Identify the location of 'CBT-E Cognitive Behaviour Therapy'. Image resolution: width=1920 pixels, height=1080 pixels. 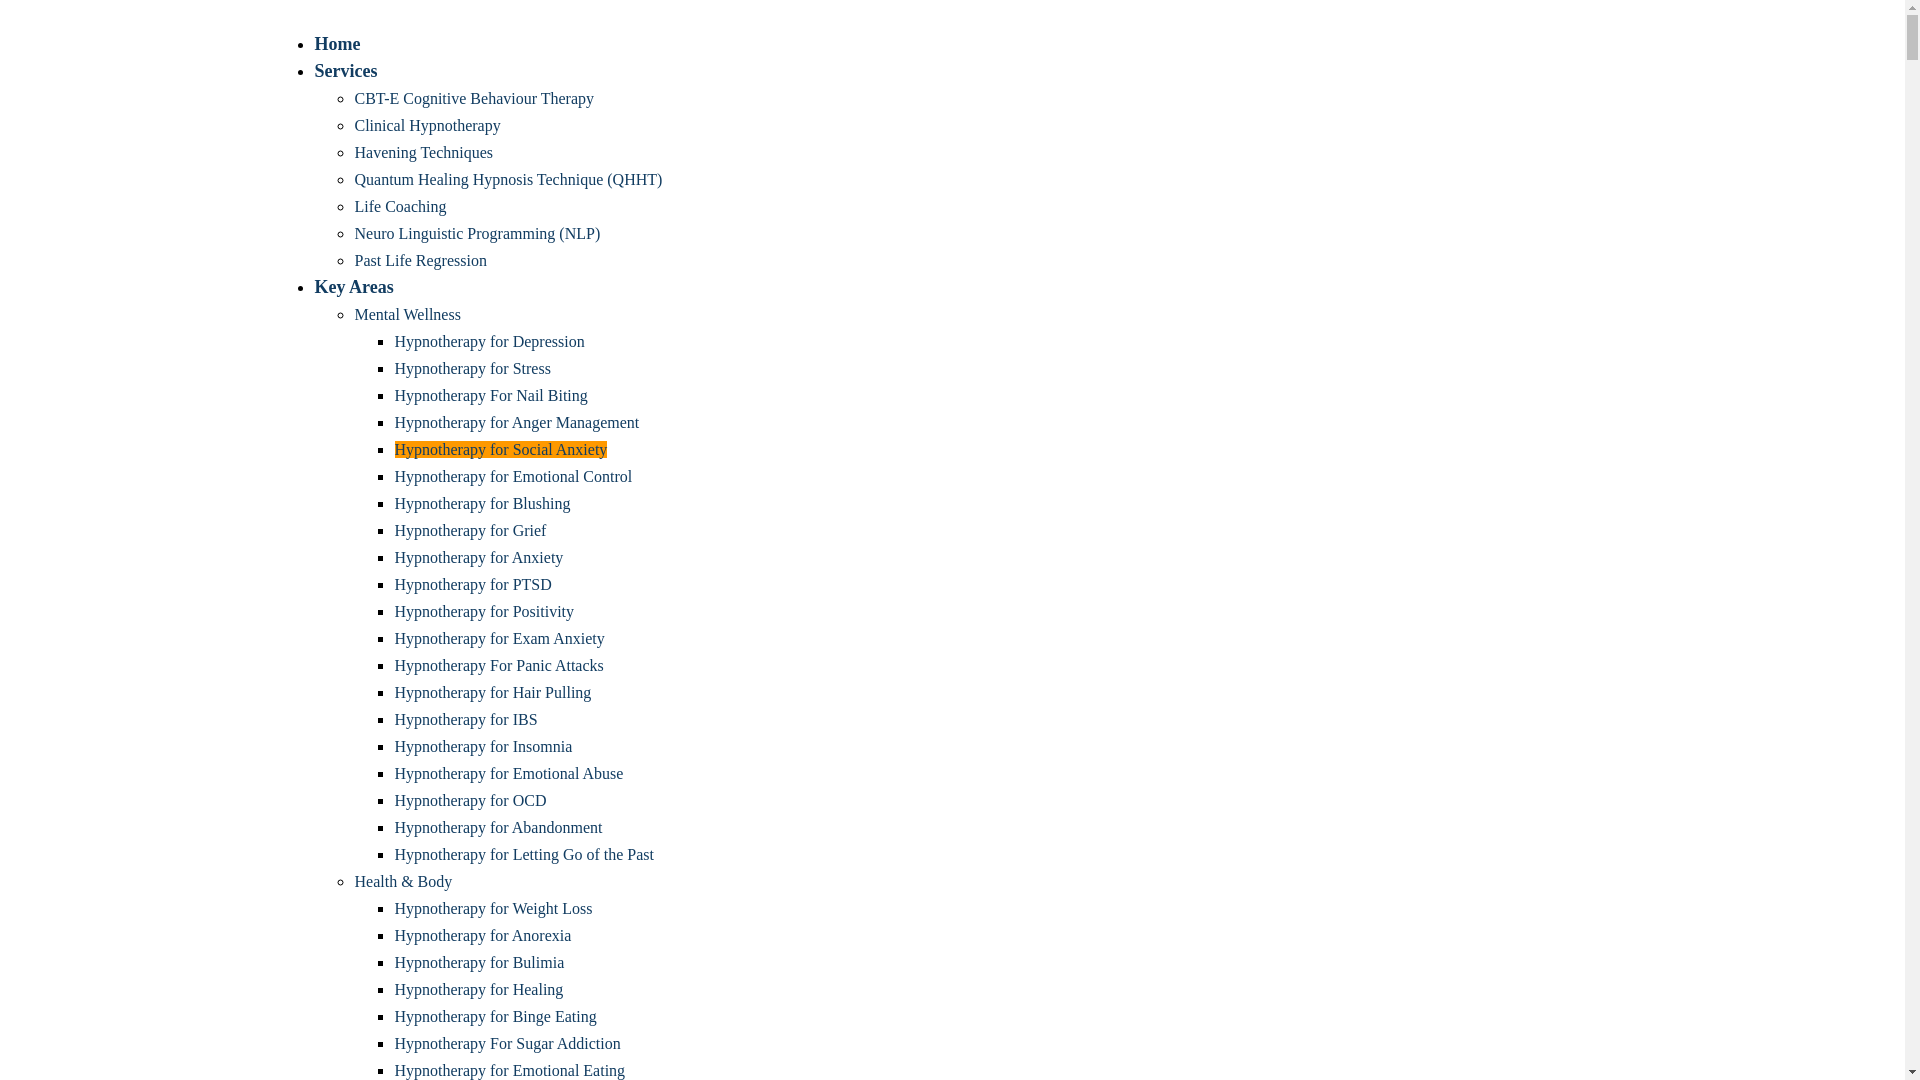
(473, 98).